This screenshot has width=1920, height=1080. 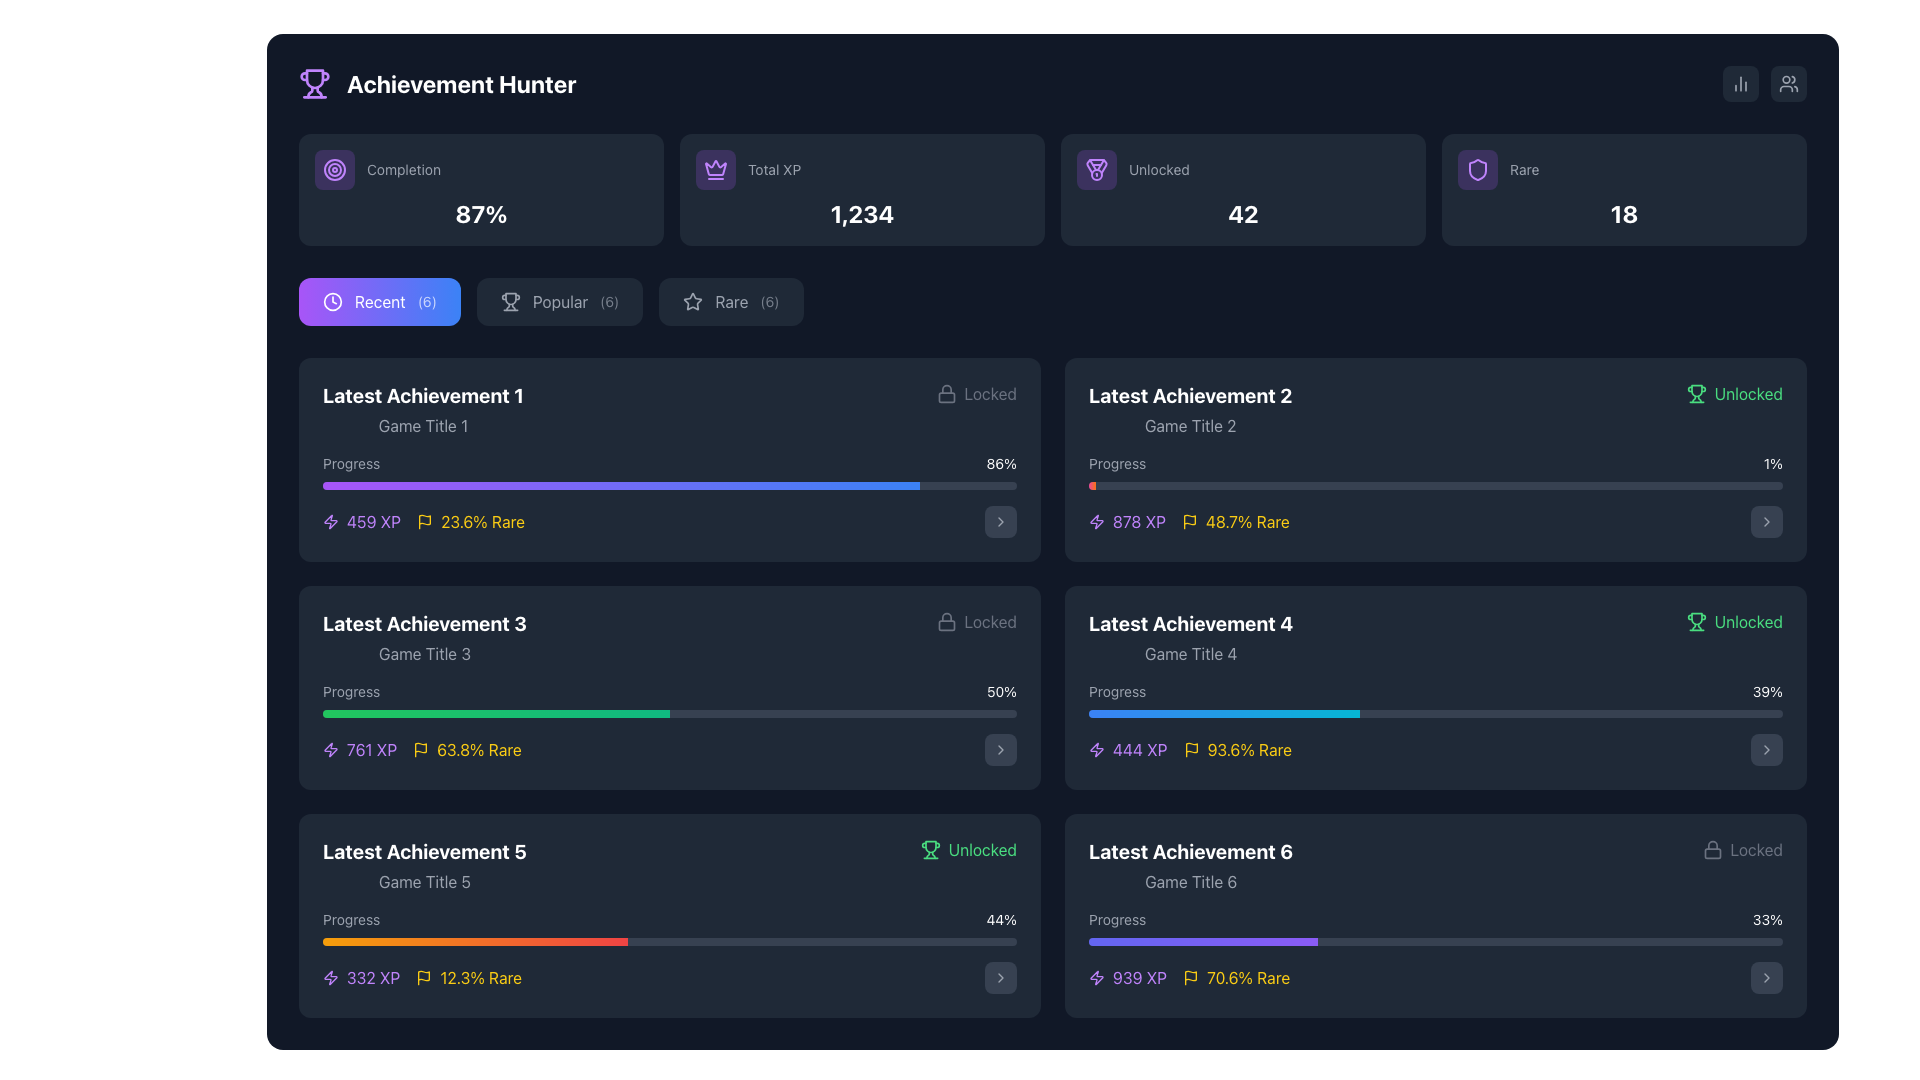 What do you see at coordinates (351, 920) in the screenshot?
I see `Text label indicating progress metrics located at the top left of the 'Latest Achievement 5' card, above the progress bar and to the left of the numerical progress percentage` at bounding box center [351, 920].